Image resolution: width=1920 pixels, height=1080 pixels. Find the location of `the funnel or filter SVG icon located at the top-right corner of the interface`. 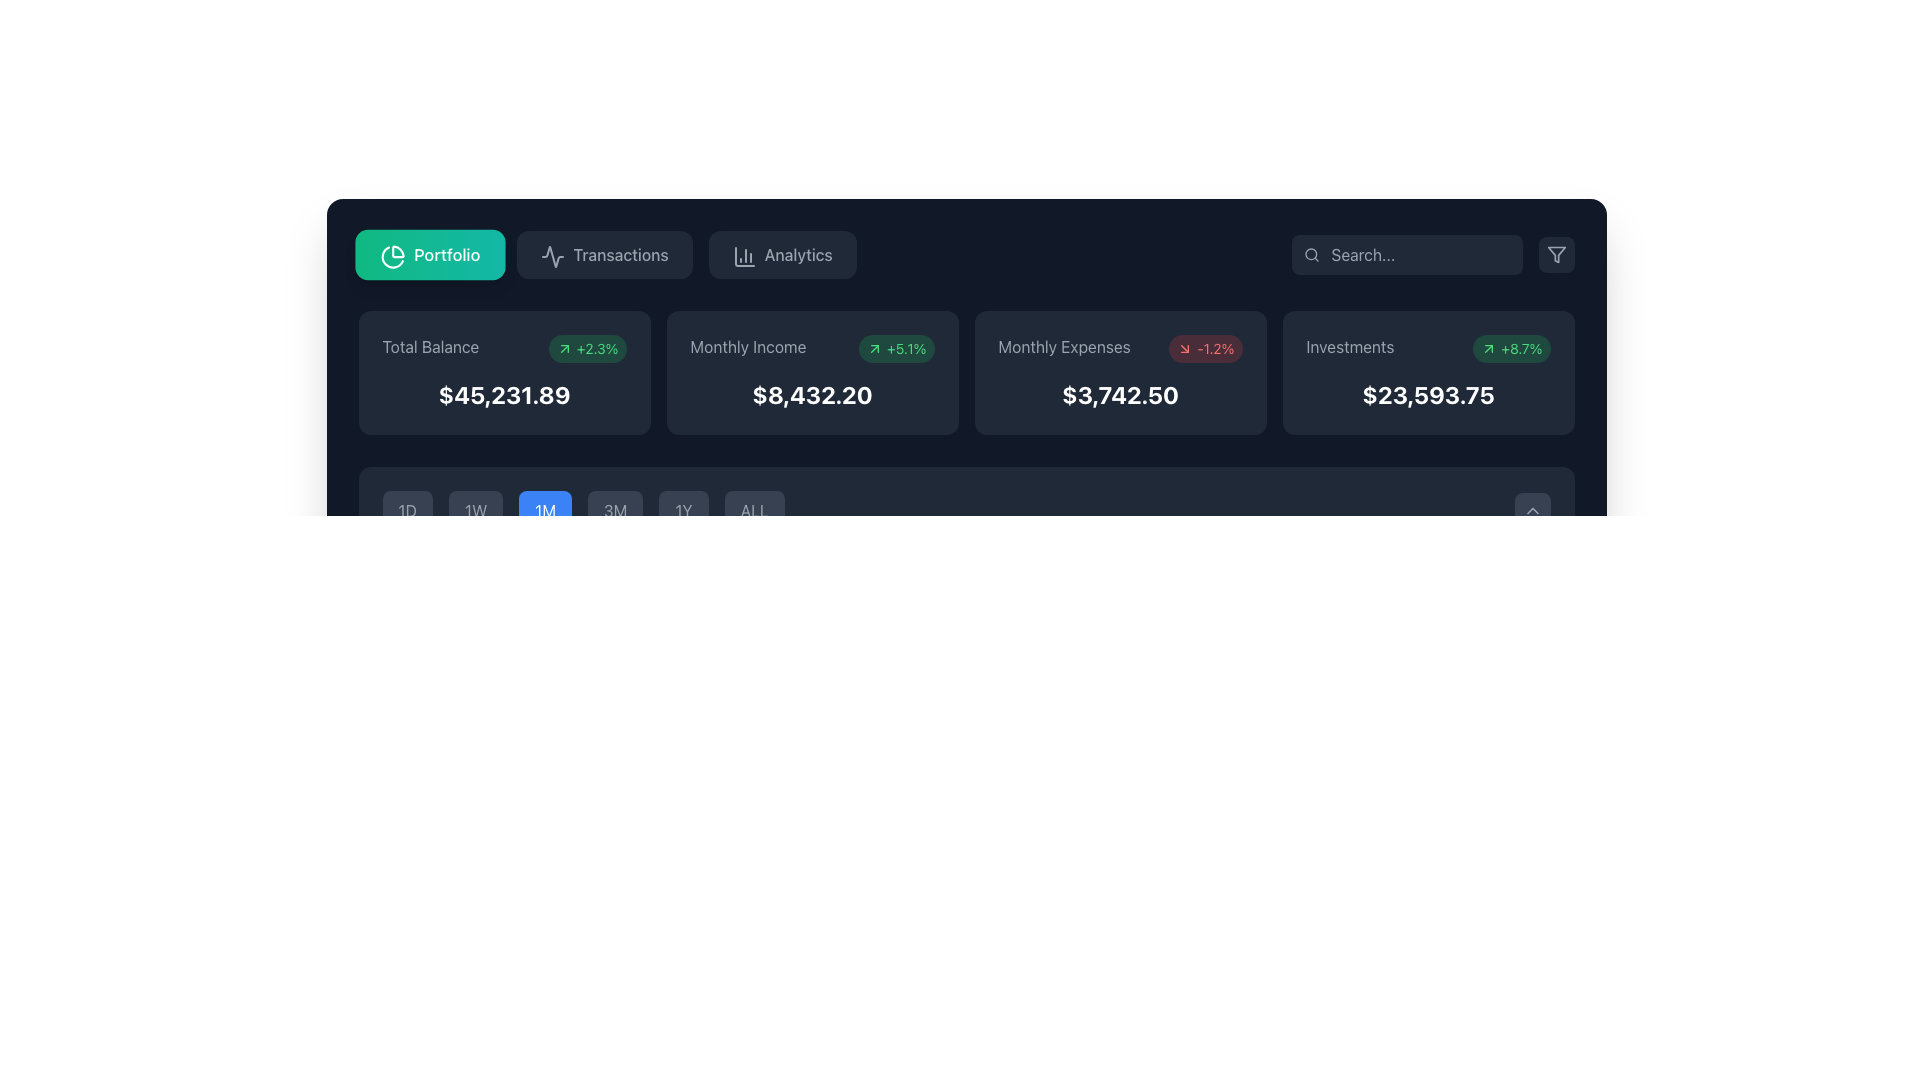

the funnel or filter SVG icon located at the top-right corner of the interface is located at coordinates (1555, 253).